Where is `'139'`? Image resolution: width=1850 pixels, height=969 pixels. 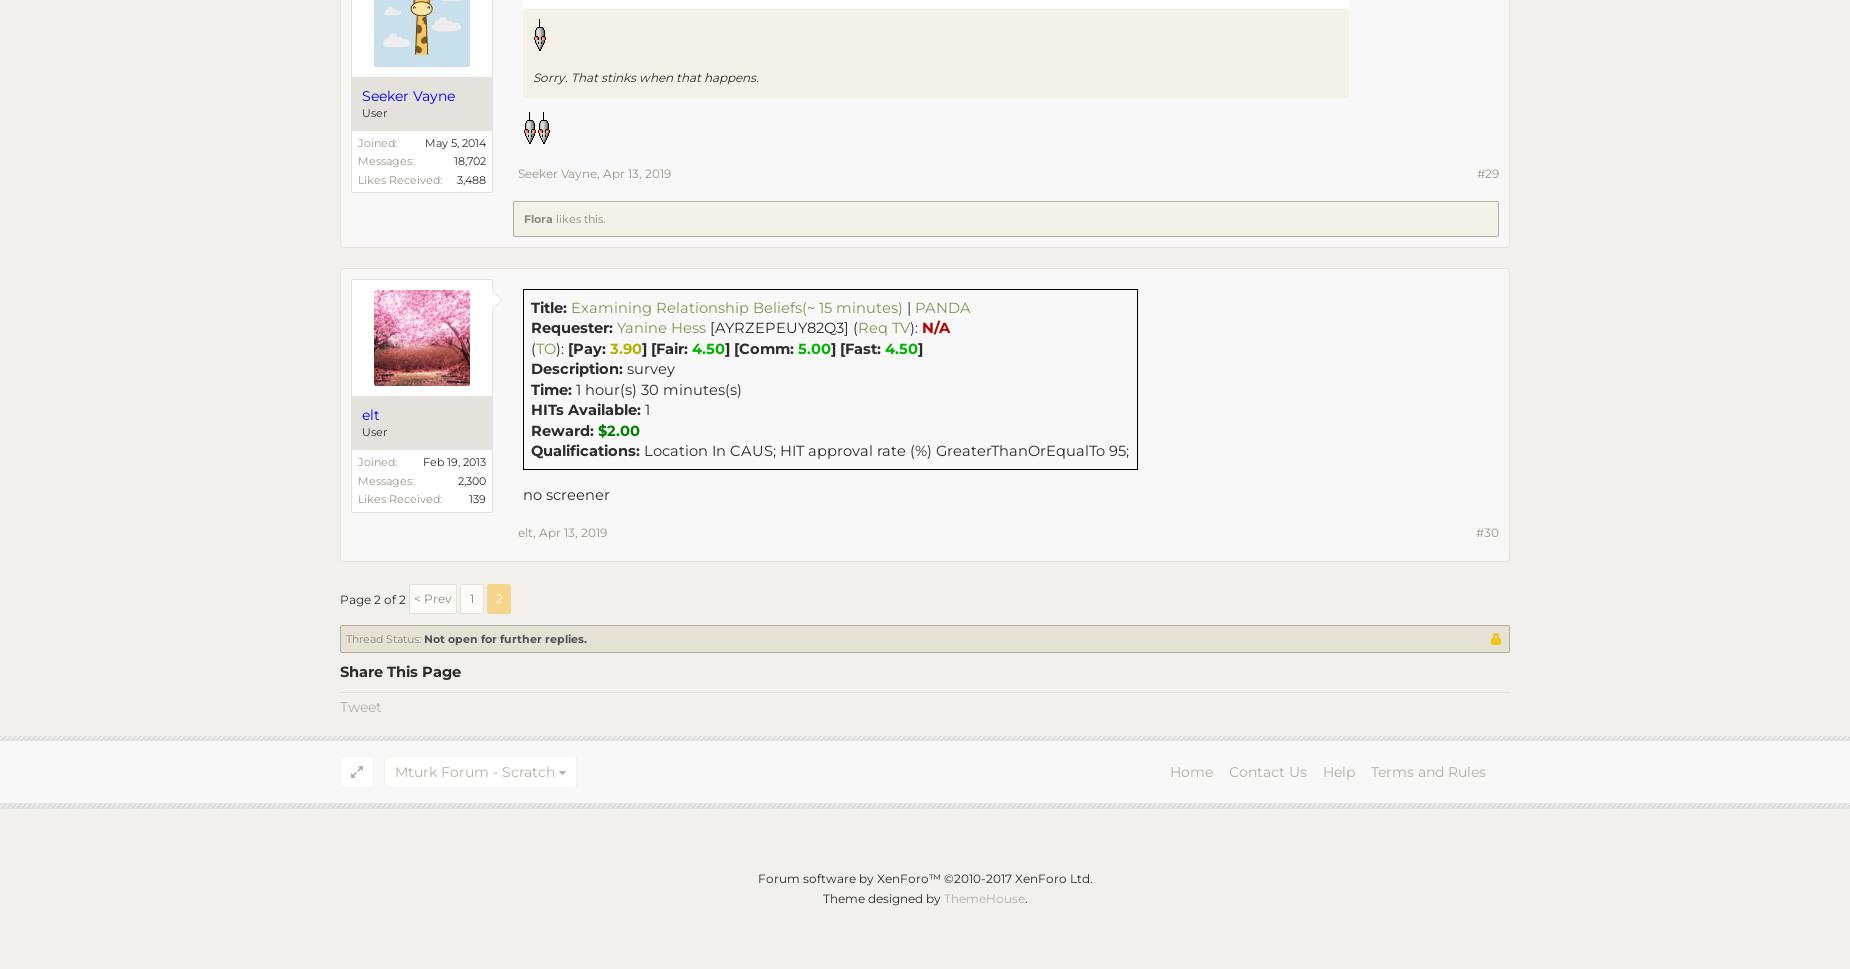
'139' is located at coordinates (477, 498).